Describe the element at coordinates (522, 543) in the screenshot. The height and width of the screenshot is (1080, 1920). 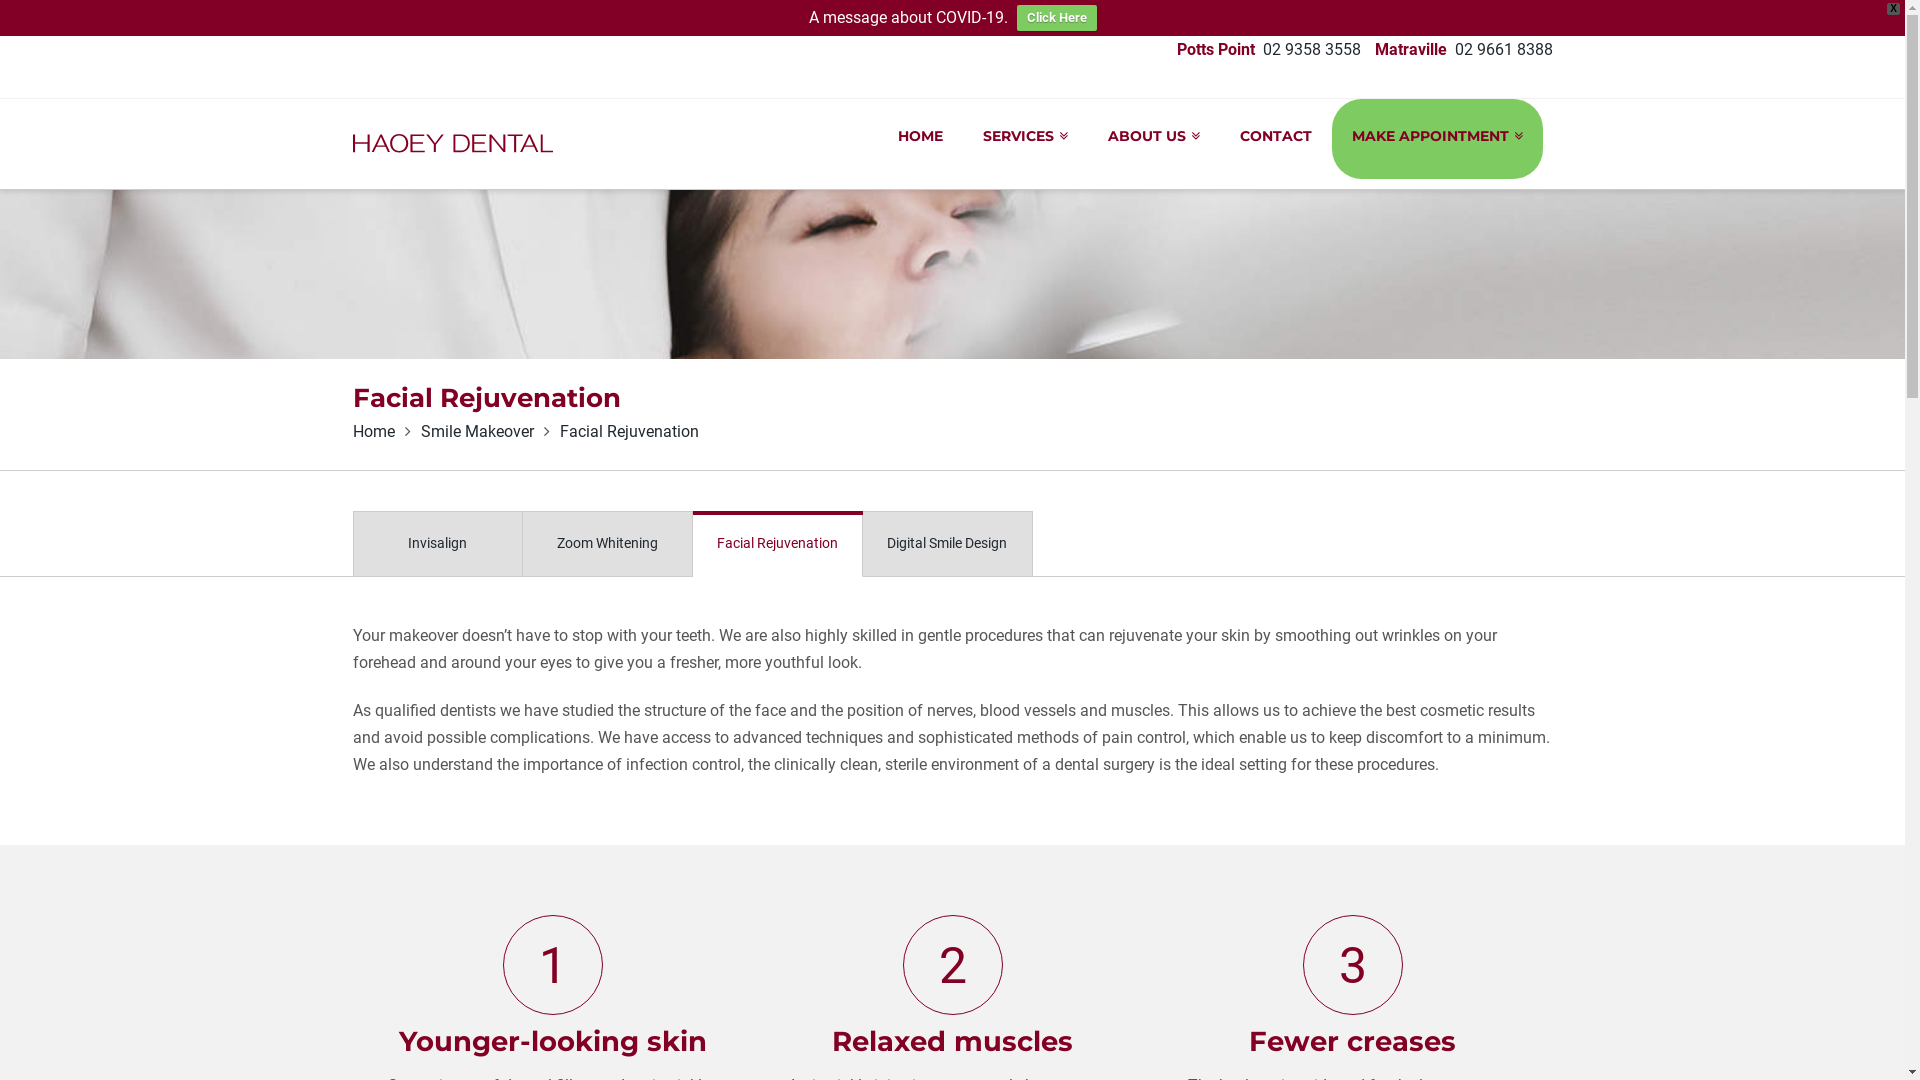
I see `'Zoom Whitening'` at that location.